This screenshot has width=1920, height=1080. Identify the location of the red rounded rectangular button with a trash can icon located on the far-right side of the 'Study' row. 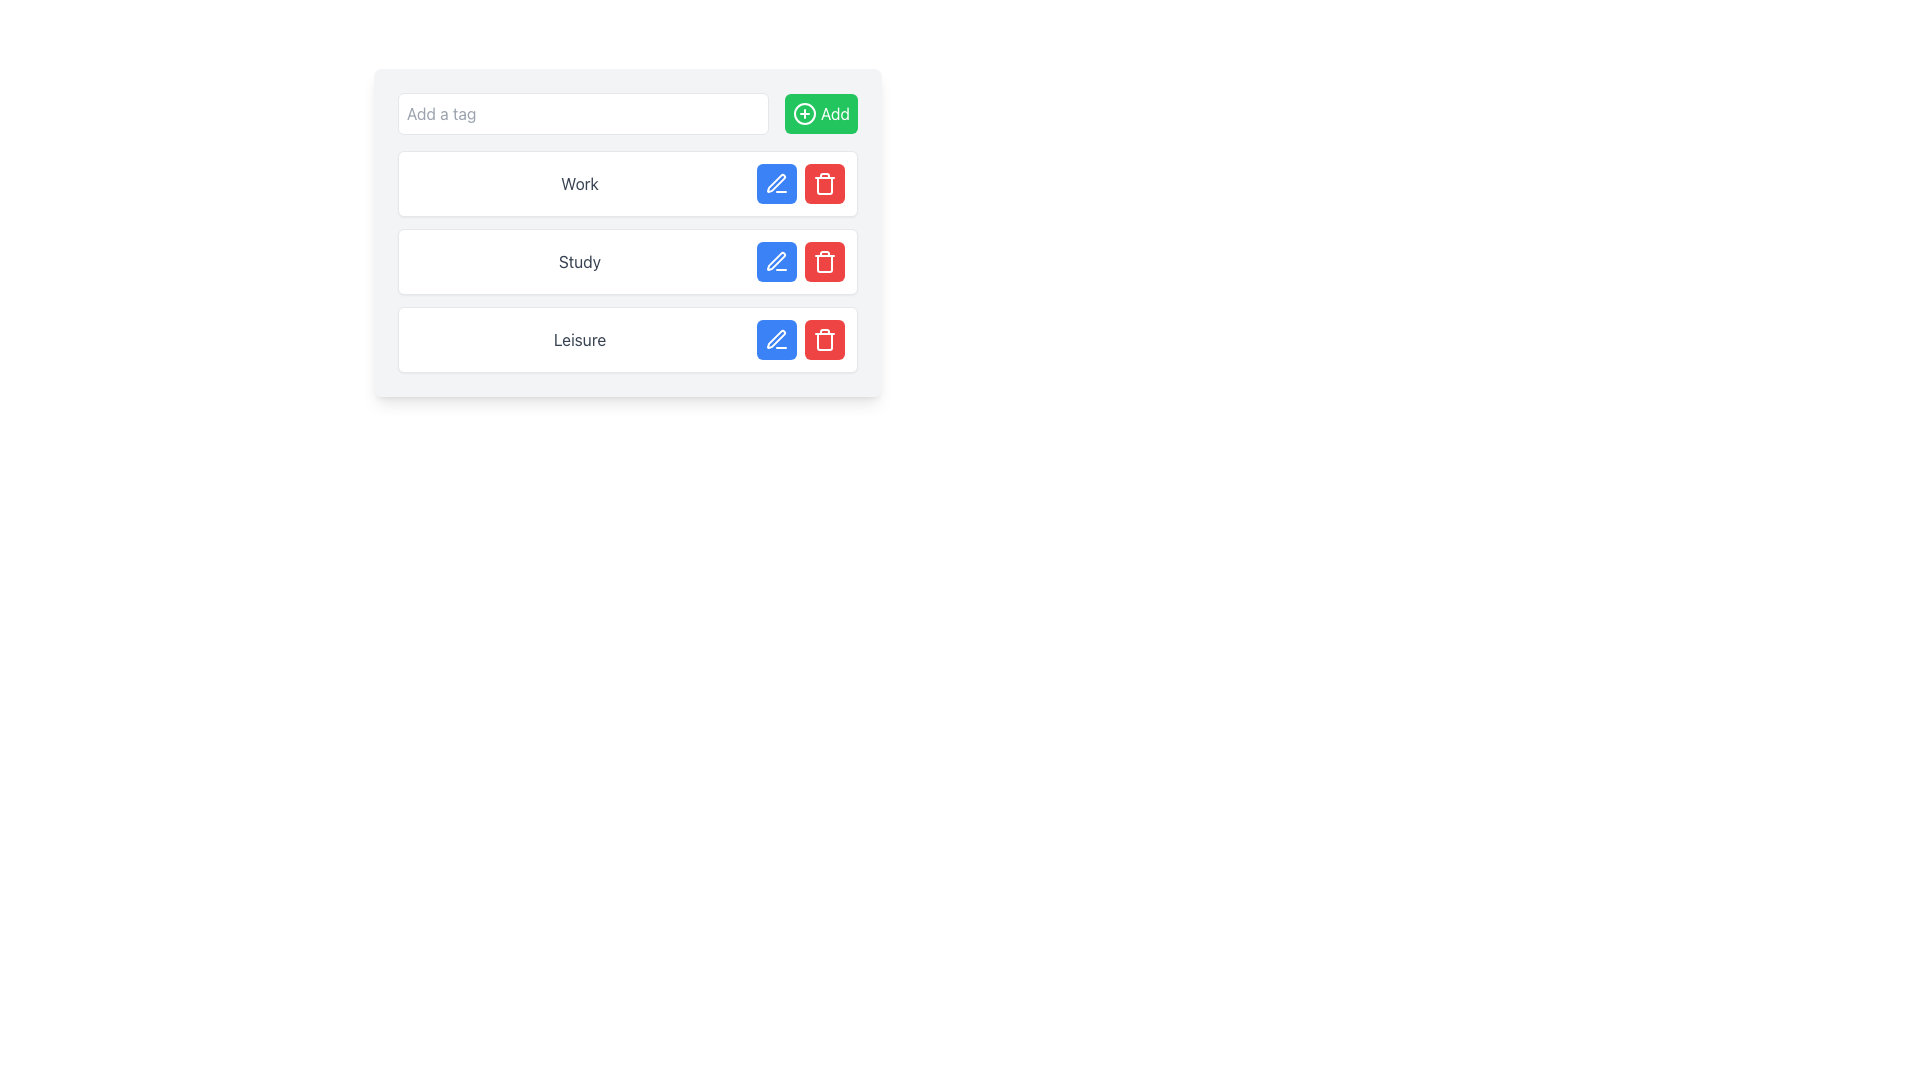
(825, 261).